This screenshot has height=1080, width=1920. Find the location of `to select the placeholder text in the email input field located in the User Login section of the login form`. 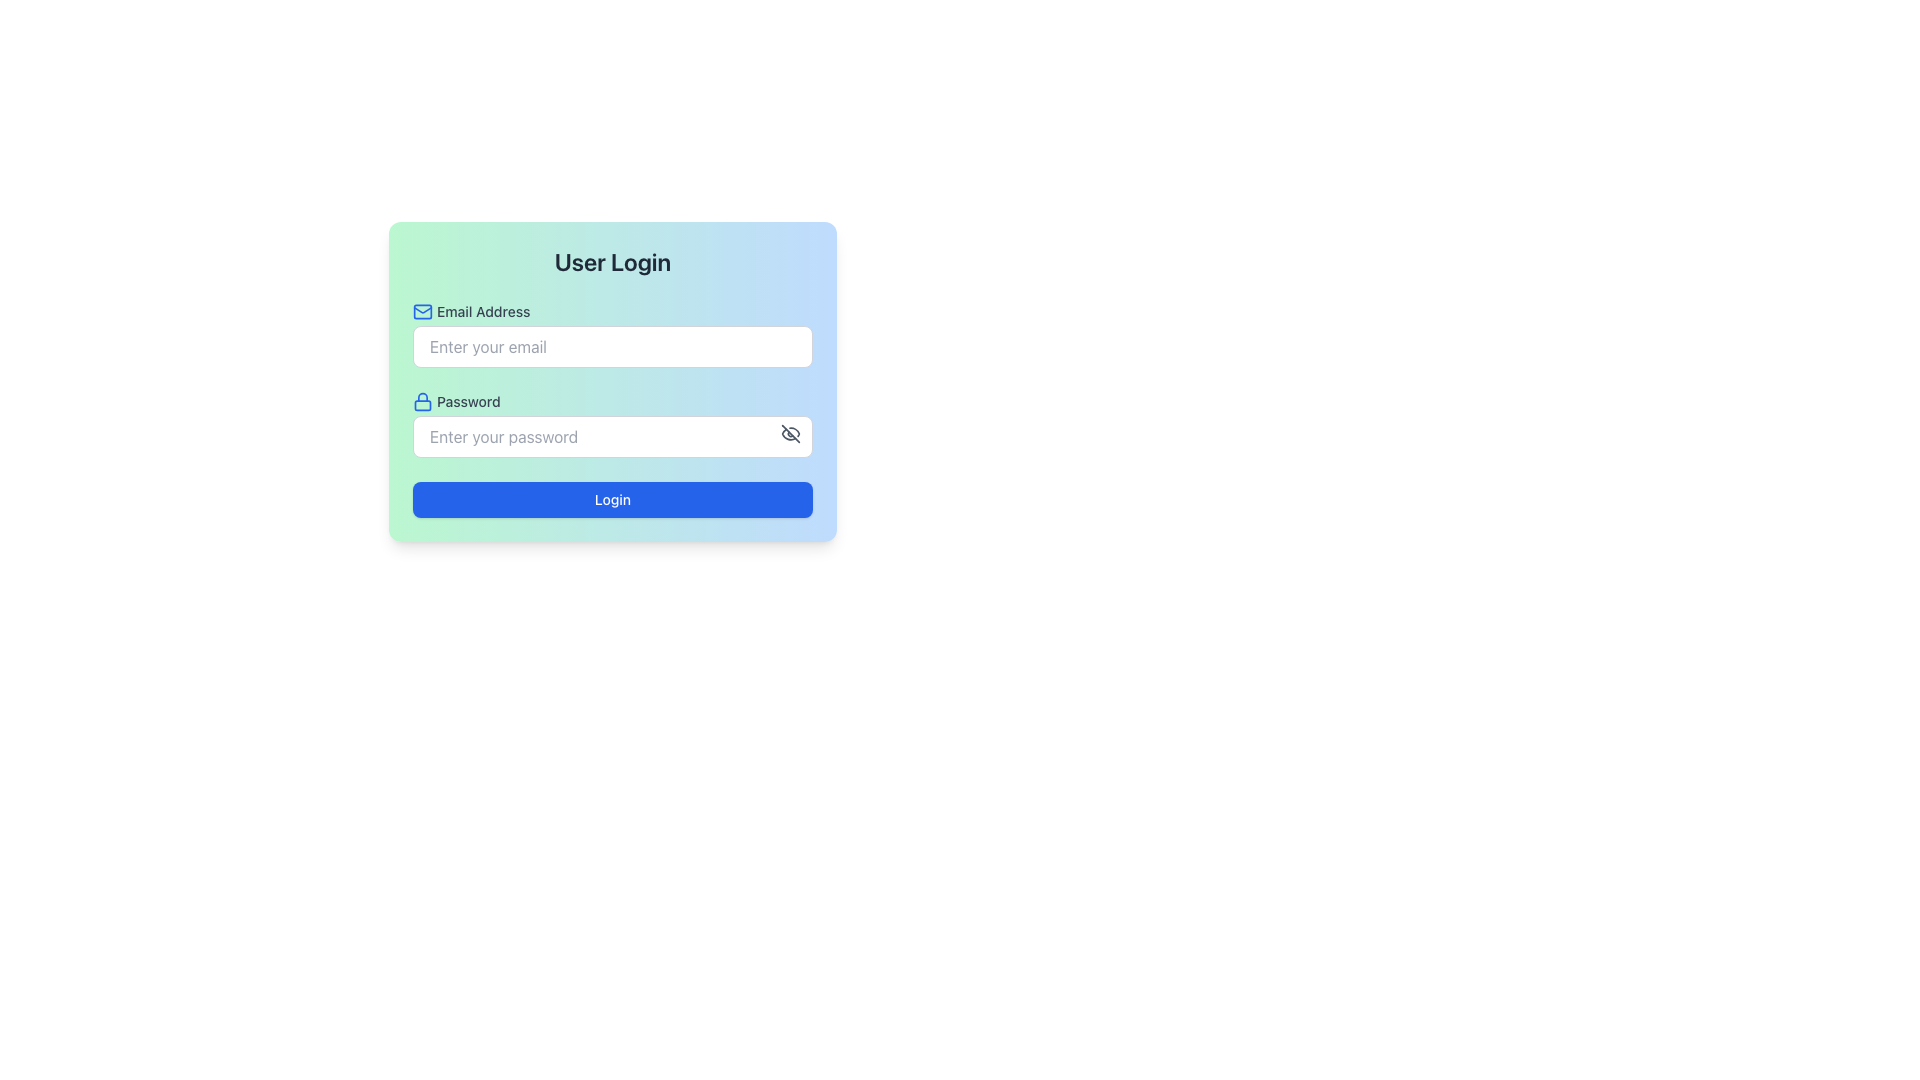

to select the placeholder text in the email input field located in the User Login section of the login form is located at coordinates (612, 334).